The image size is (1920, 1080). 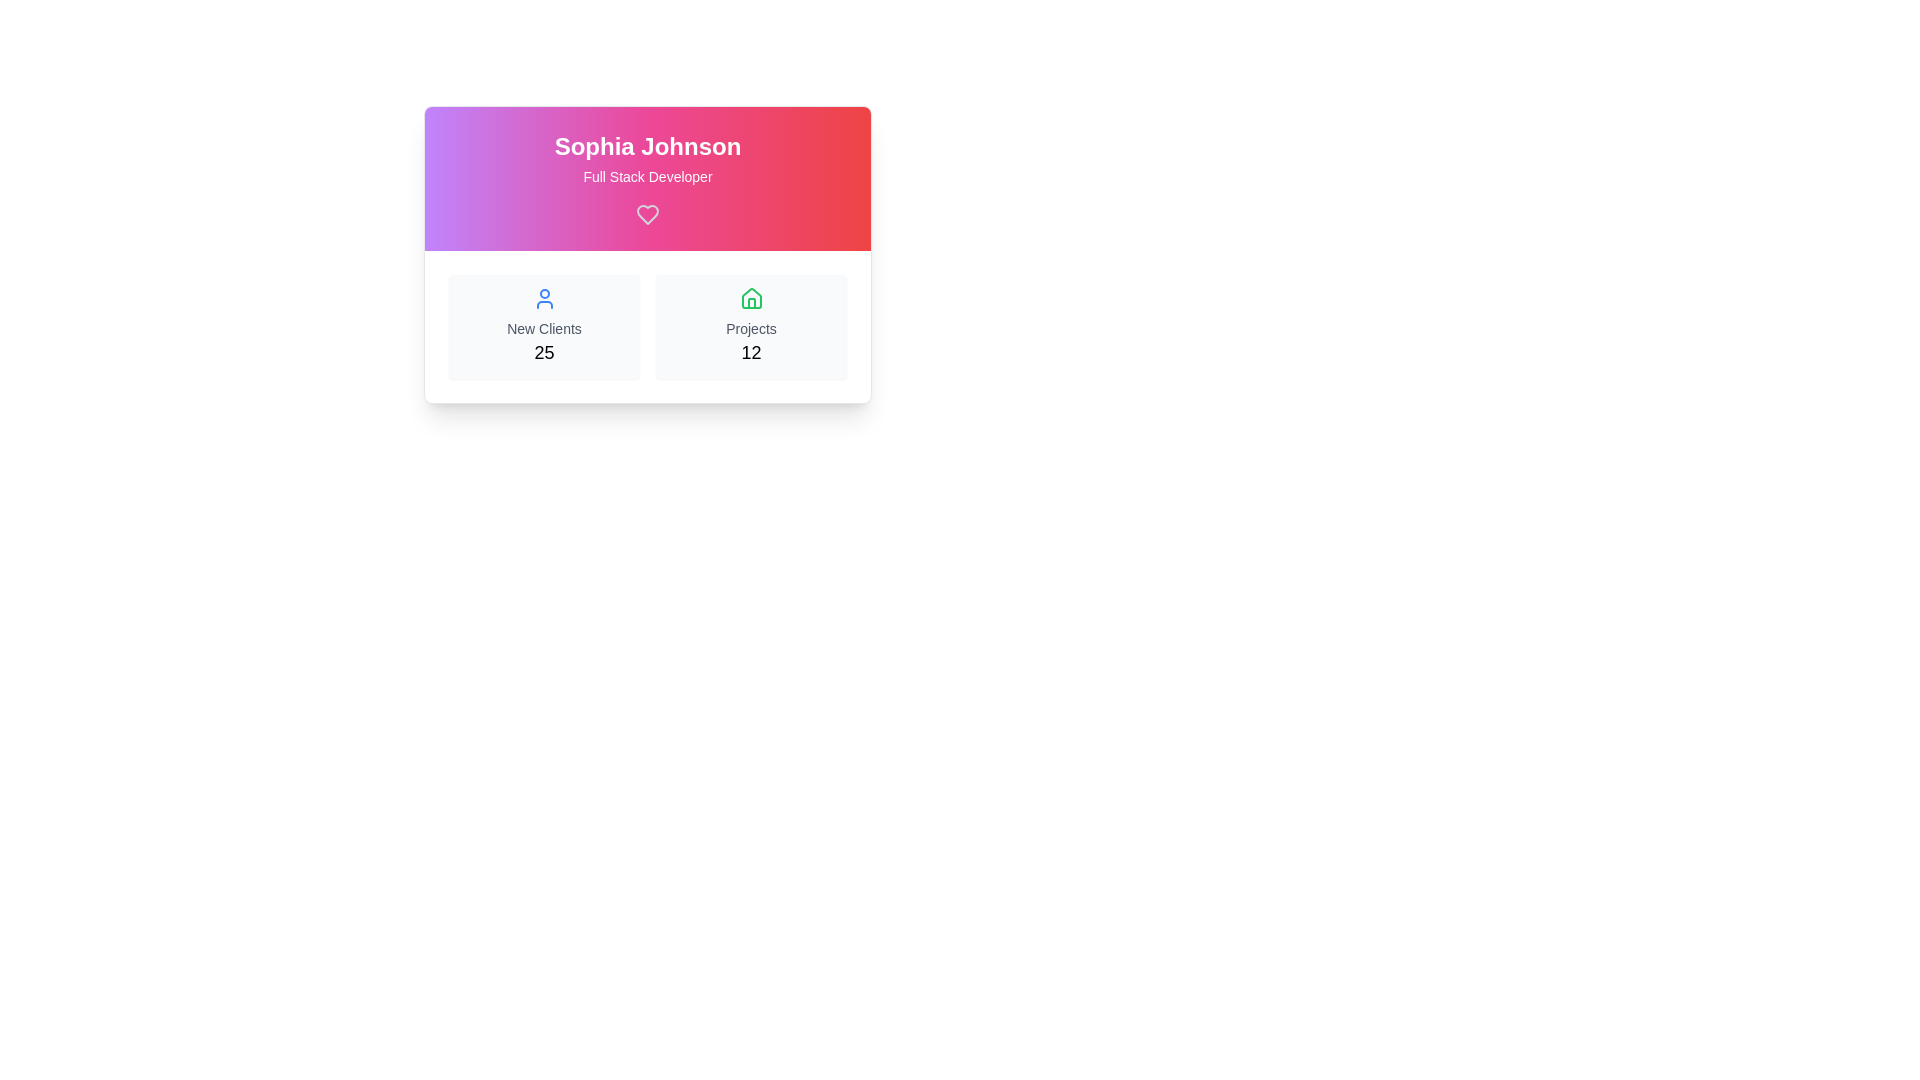 I want to click on the house icon, which is a small green icon with a clear outline, located at the top of the 'Projects' card displaying the number '12', so click(x=750, y=299).